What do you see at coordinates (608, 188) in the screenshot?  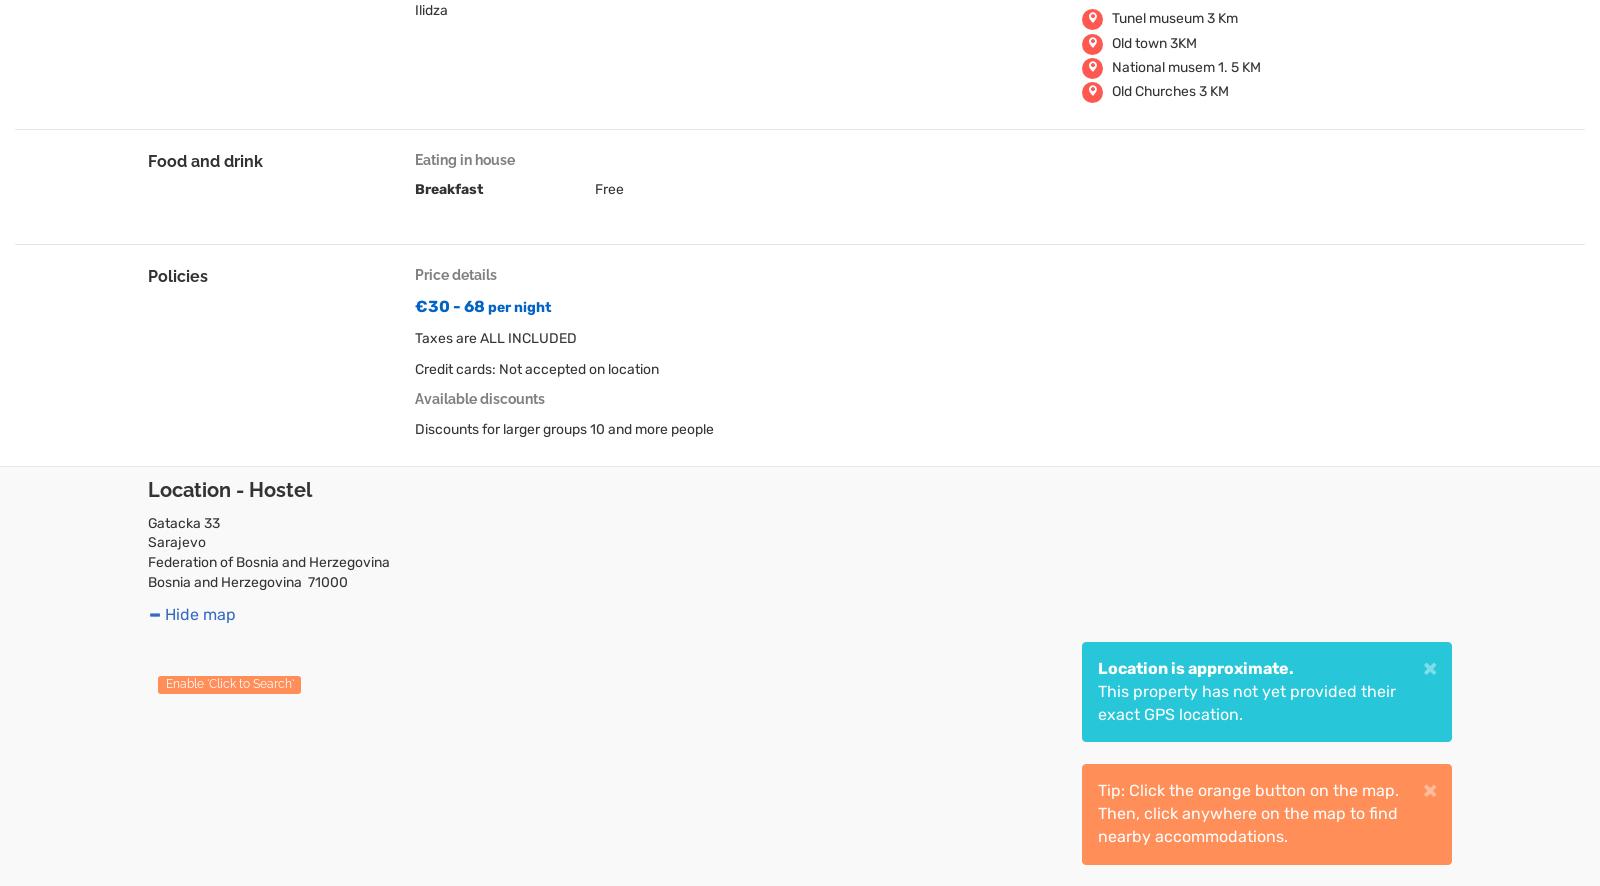 I see `'Free'` at bounding box center [608, 188].